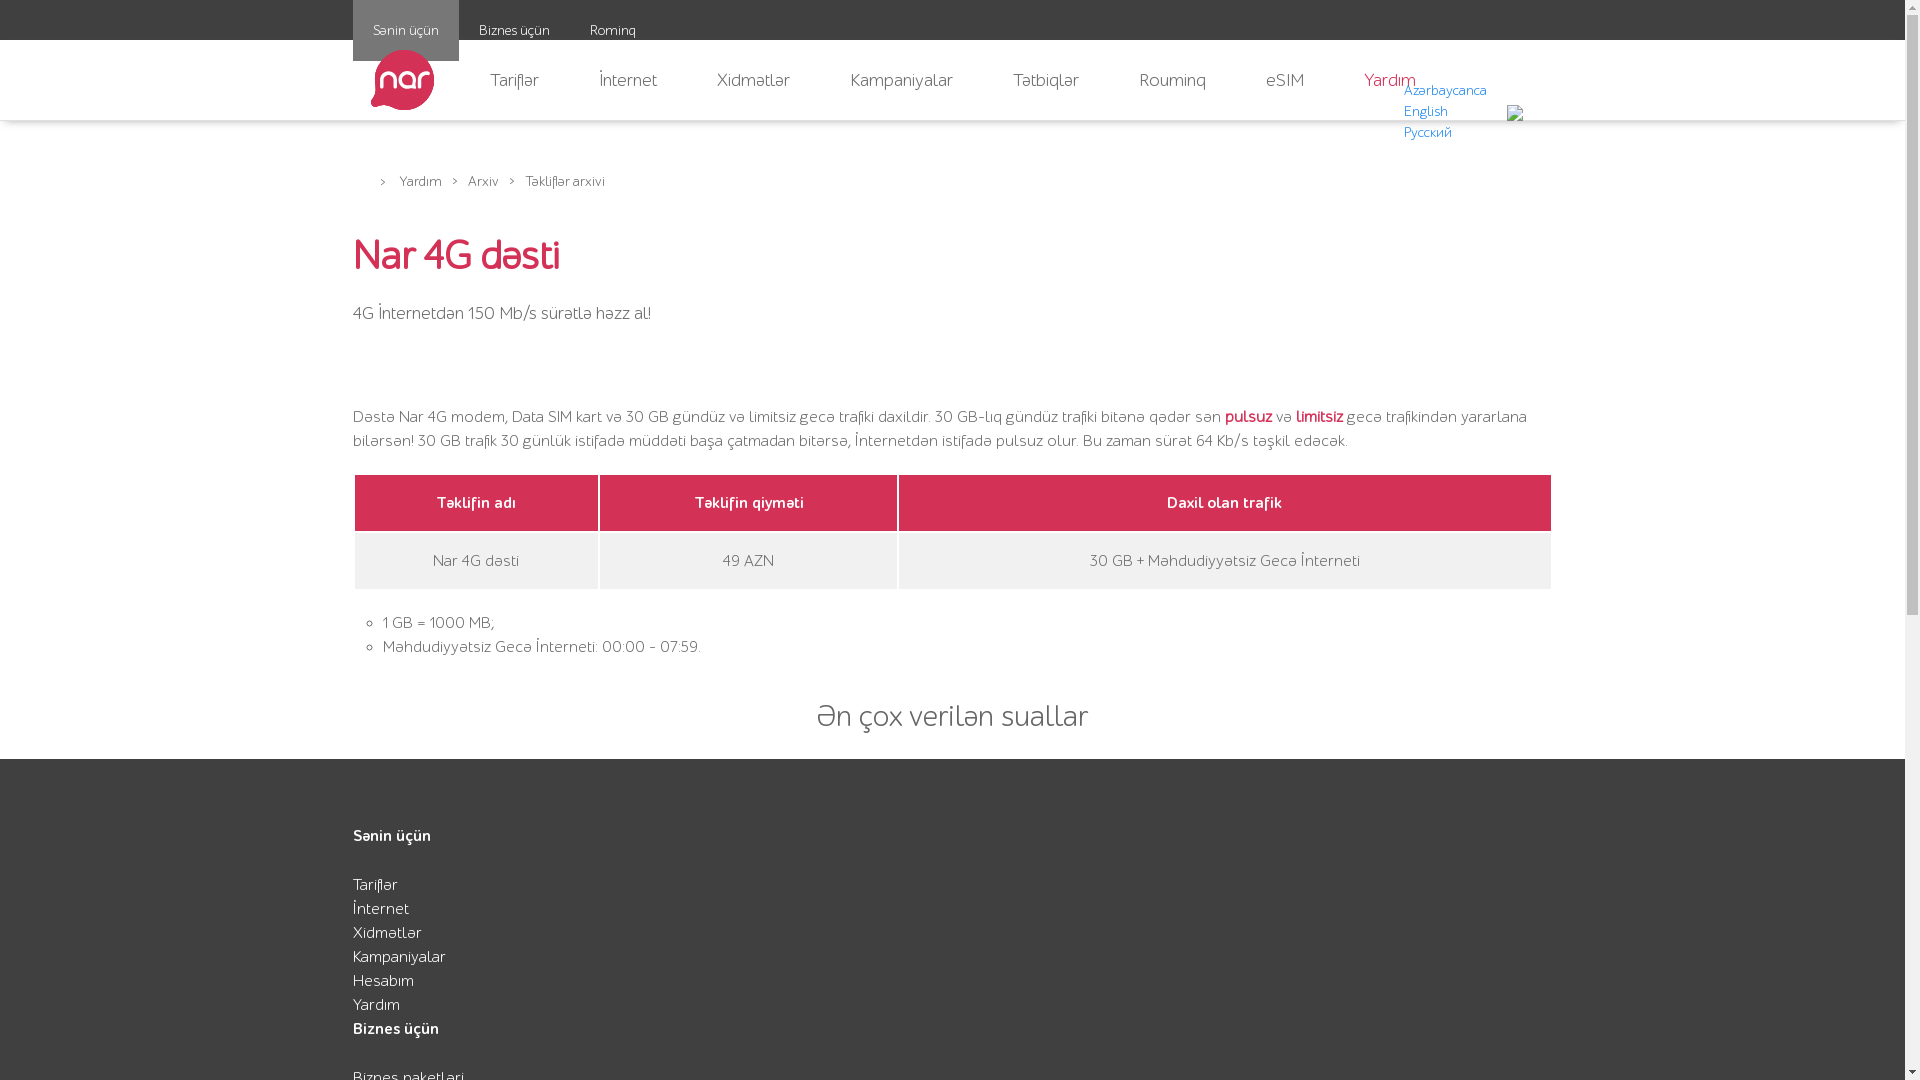 This screenshot has height=1080, width=1920. I want to click on 'Arxiv', so click(483, 181).